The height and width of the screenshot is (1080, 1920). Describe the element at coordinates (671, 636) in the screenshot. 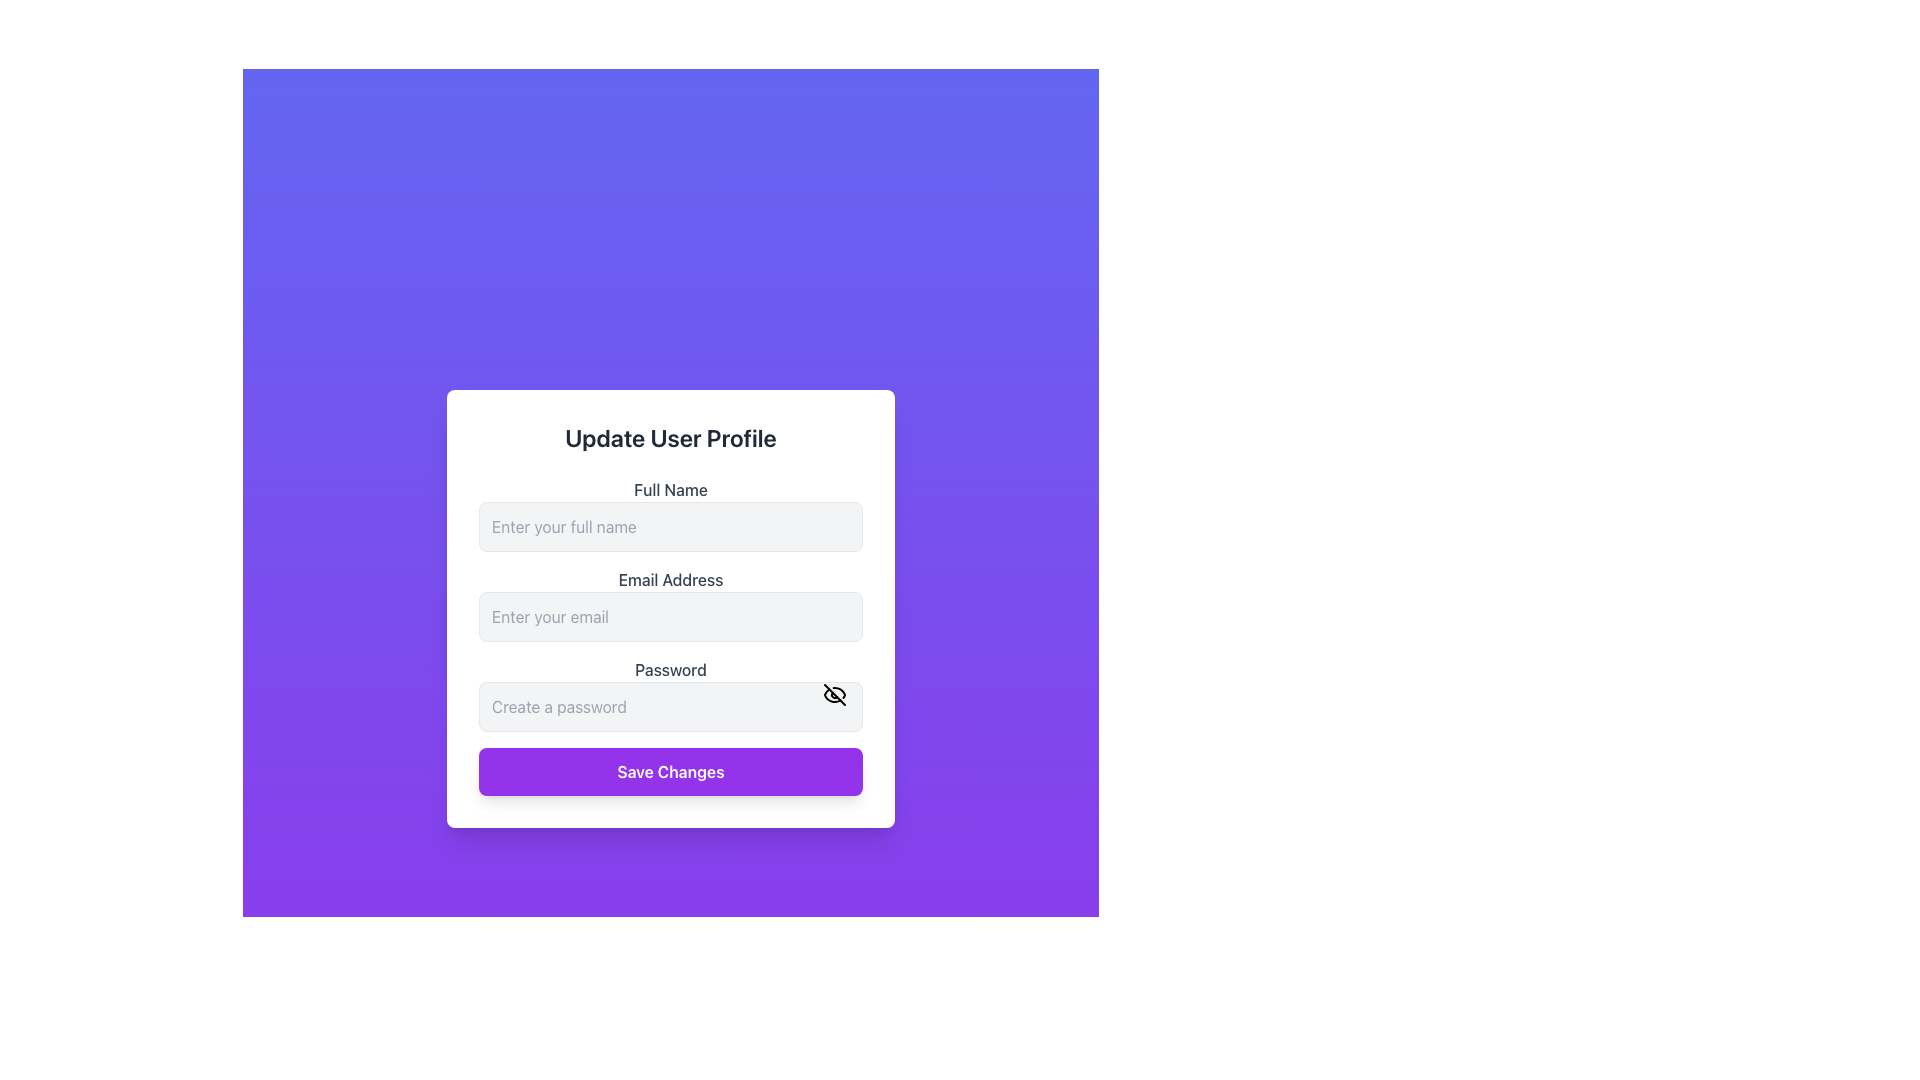

I see `the second input field in the 'Update User Profile' form, which is designated for entering an email address` at that location.